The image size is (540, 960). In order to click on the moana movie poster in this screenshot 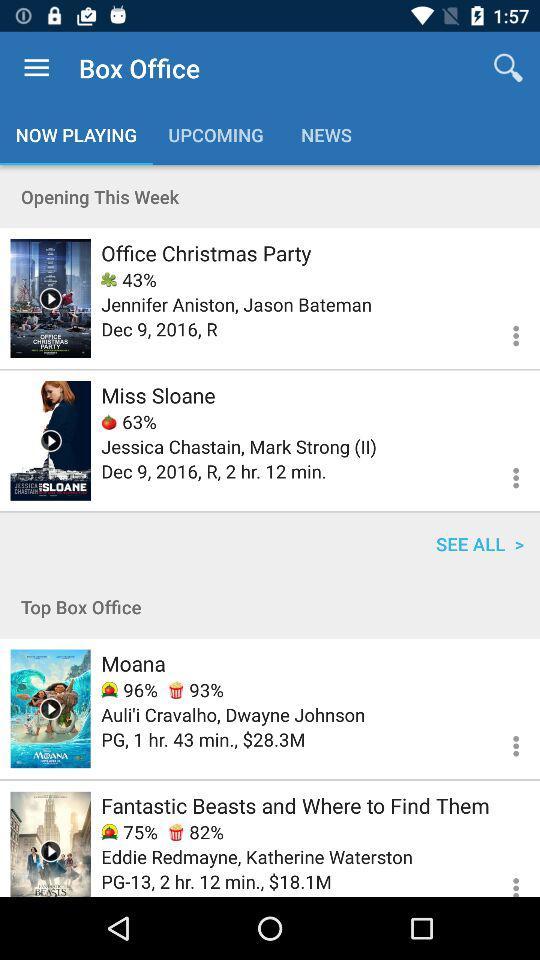, I will do `click(50, 708)`.